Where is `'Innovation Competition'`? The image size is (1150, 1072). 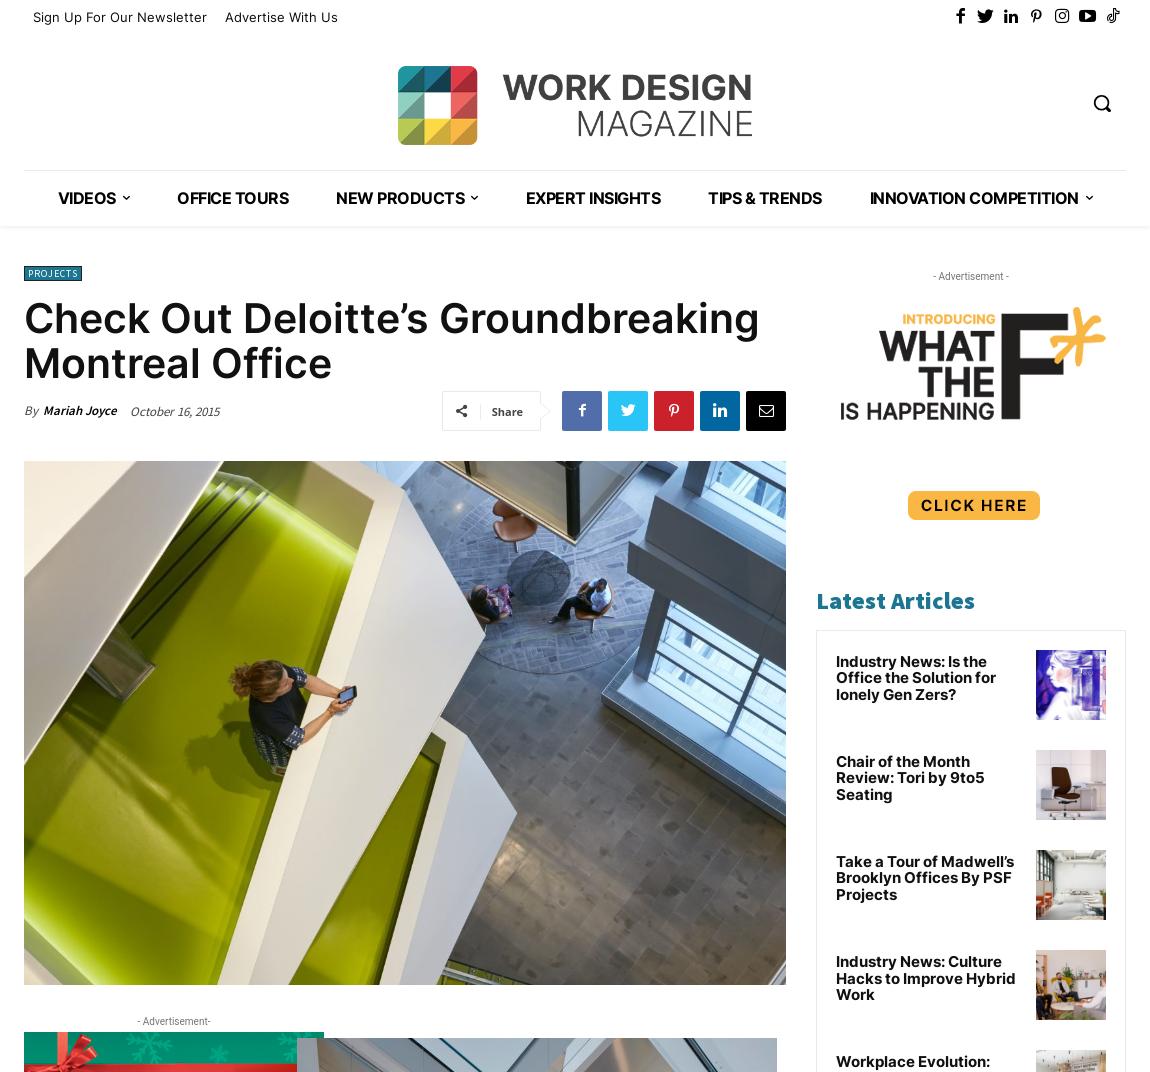 'Innovation Competition' is located at coordinates (973, 196).